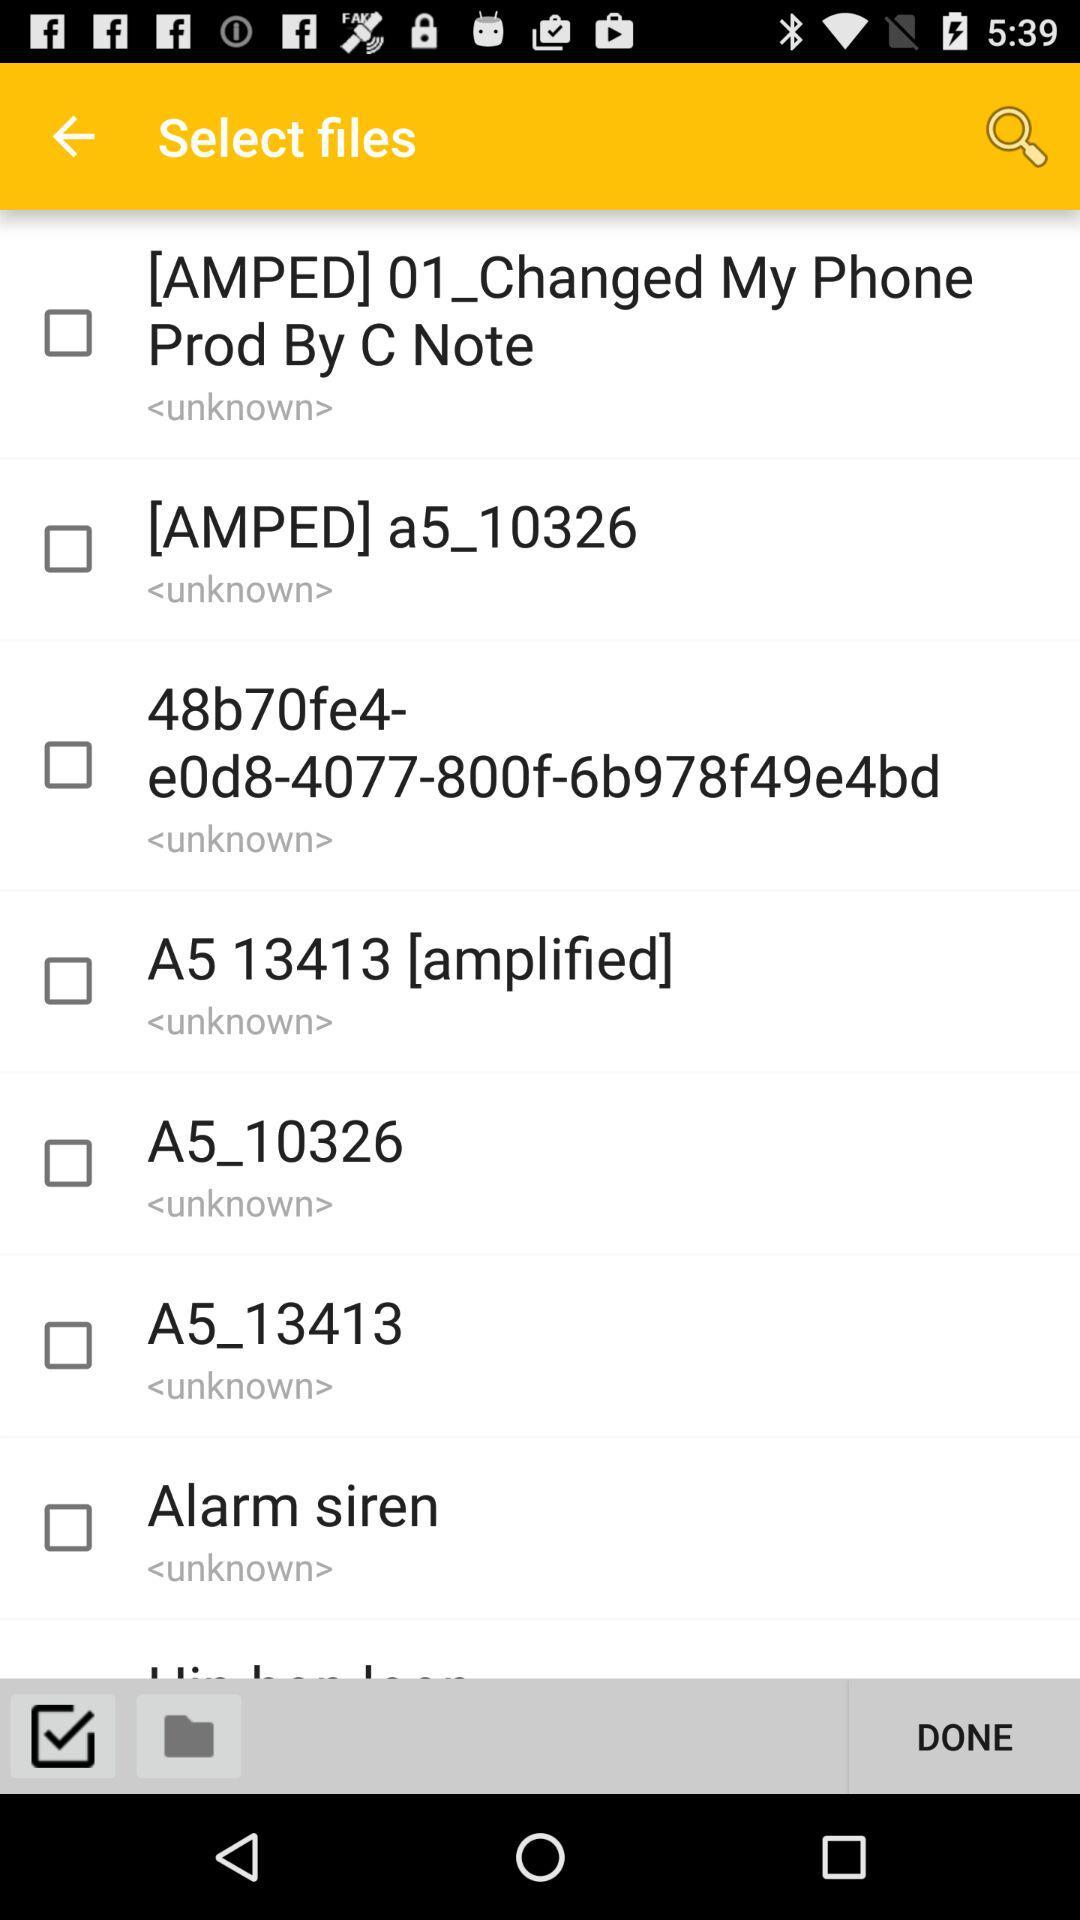 The image size is (1080, 1920). What do you see at coordinates (189, 1735) in the screenshot?
I see `files` at bounding box center [189, 1735].